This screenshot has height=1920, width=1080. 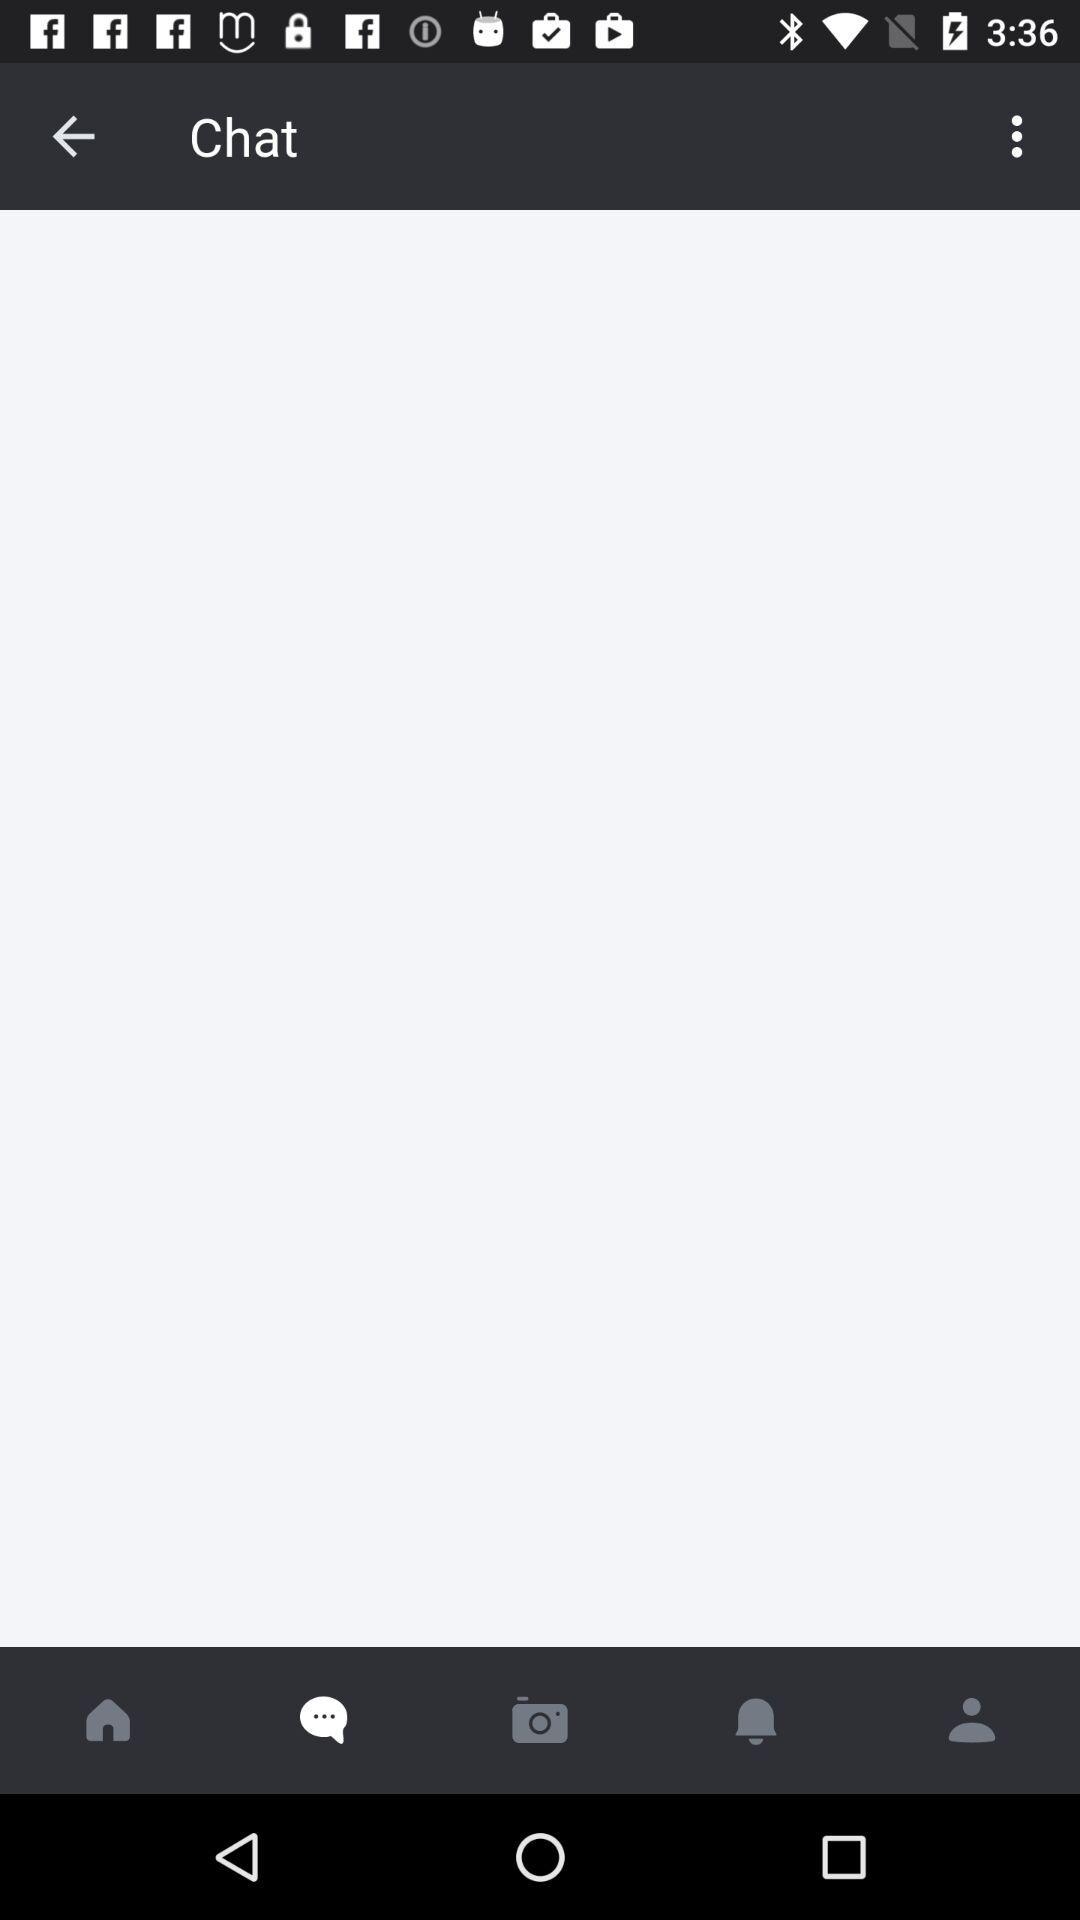 I want to click on go home, so click(x=108, y=1719).